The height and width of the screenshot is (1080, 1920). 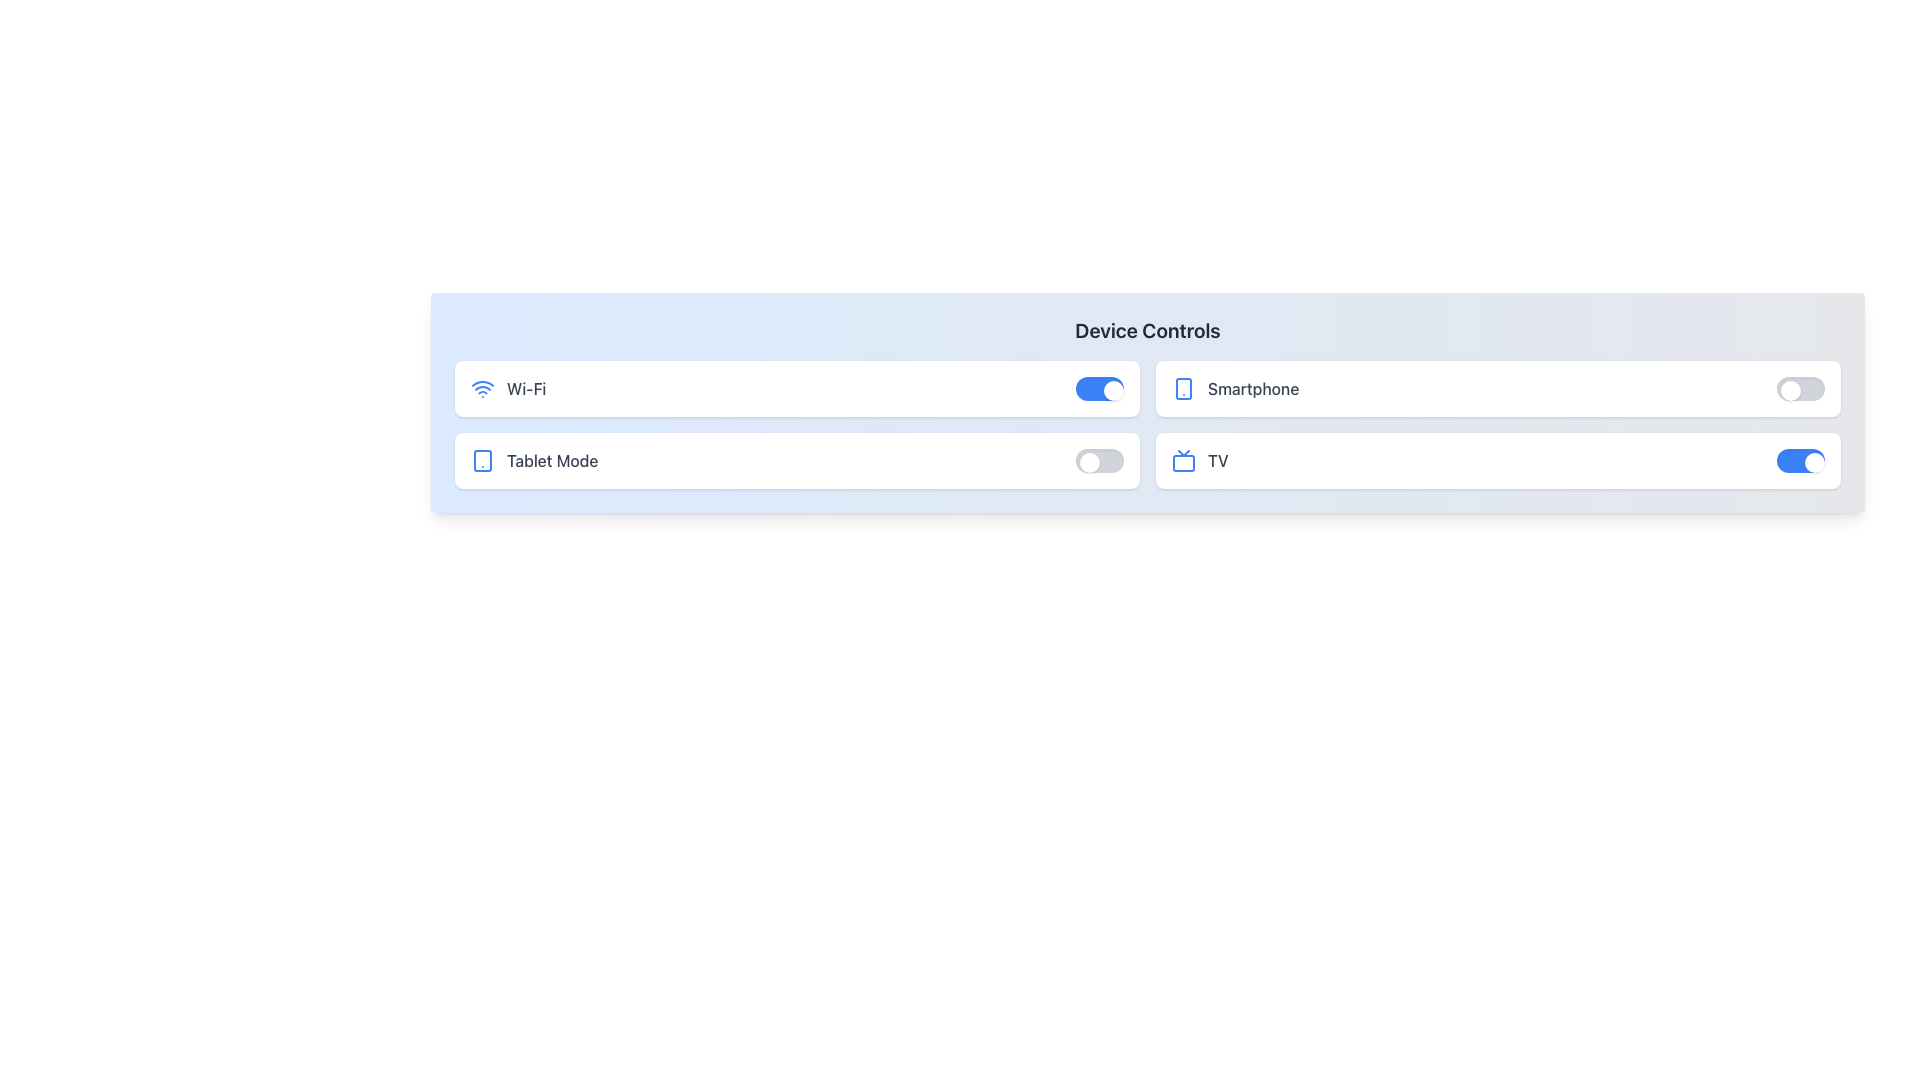 I want to click on the toggle switch that enables or disables the 'TV' functionality located in the 'Device Controls' section, specifically in the third row, so click(x=1800, y=461).